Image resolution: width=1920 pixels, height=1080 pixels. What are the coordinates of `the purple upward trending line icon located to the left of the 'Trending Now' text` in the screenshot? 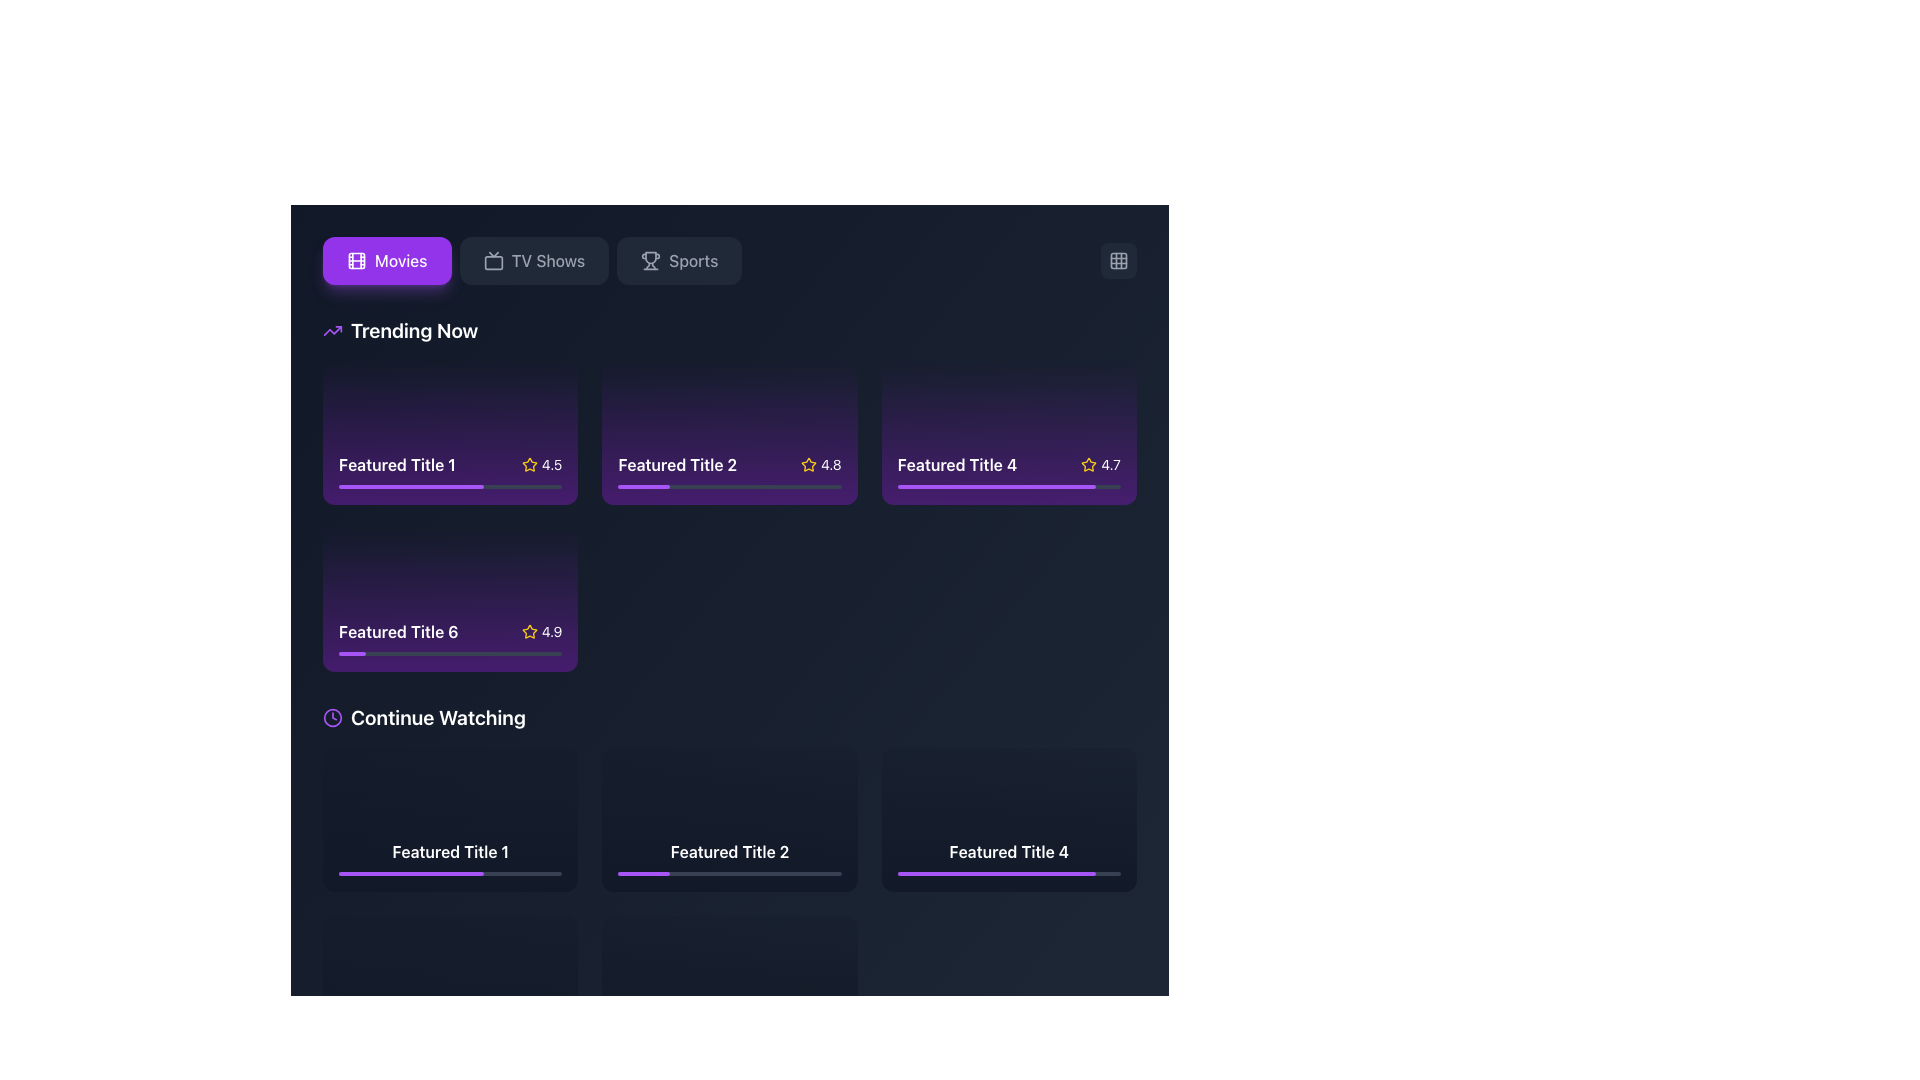 It's located at (332, 330).